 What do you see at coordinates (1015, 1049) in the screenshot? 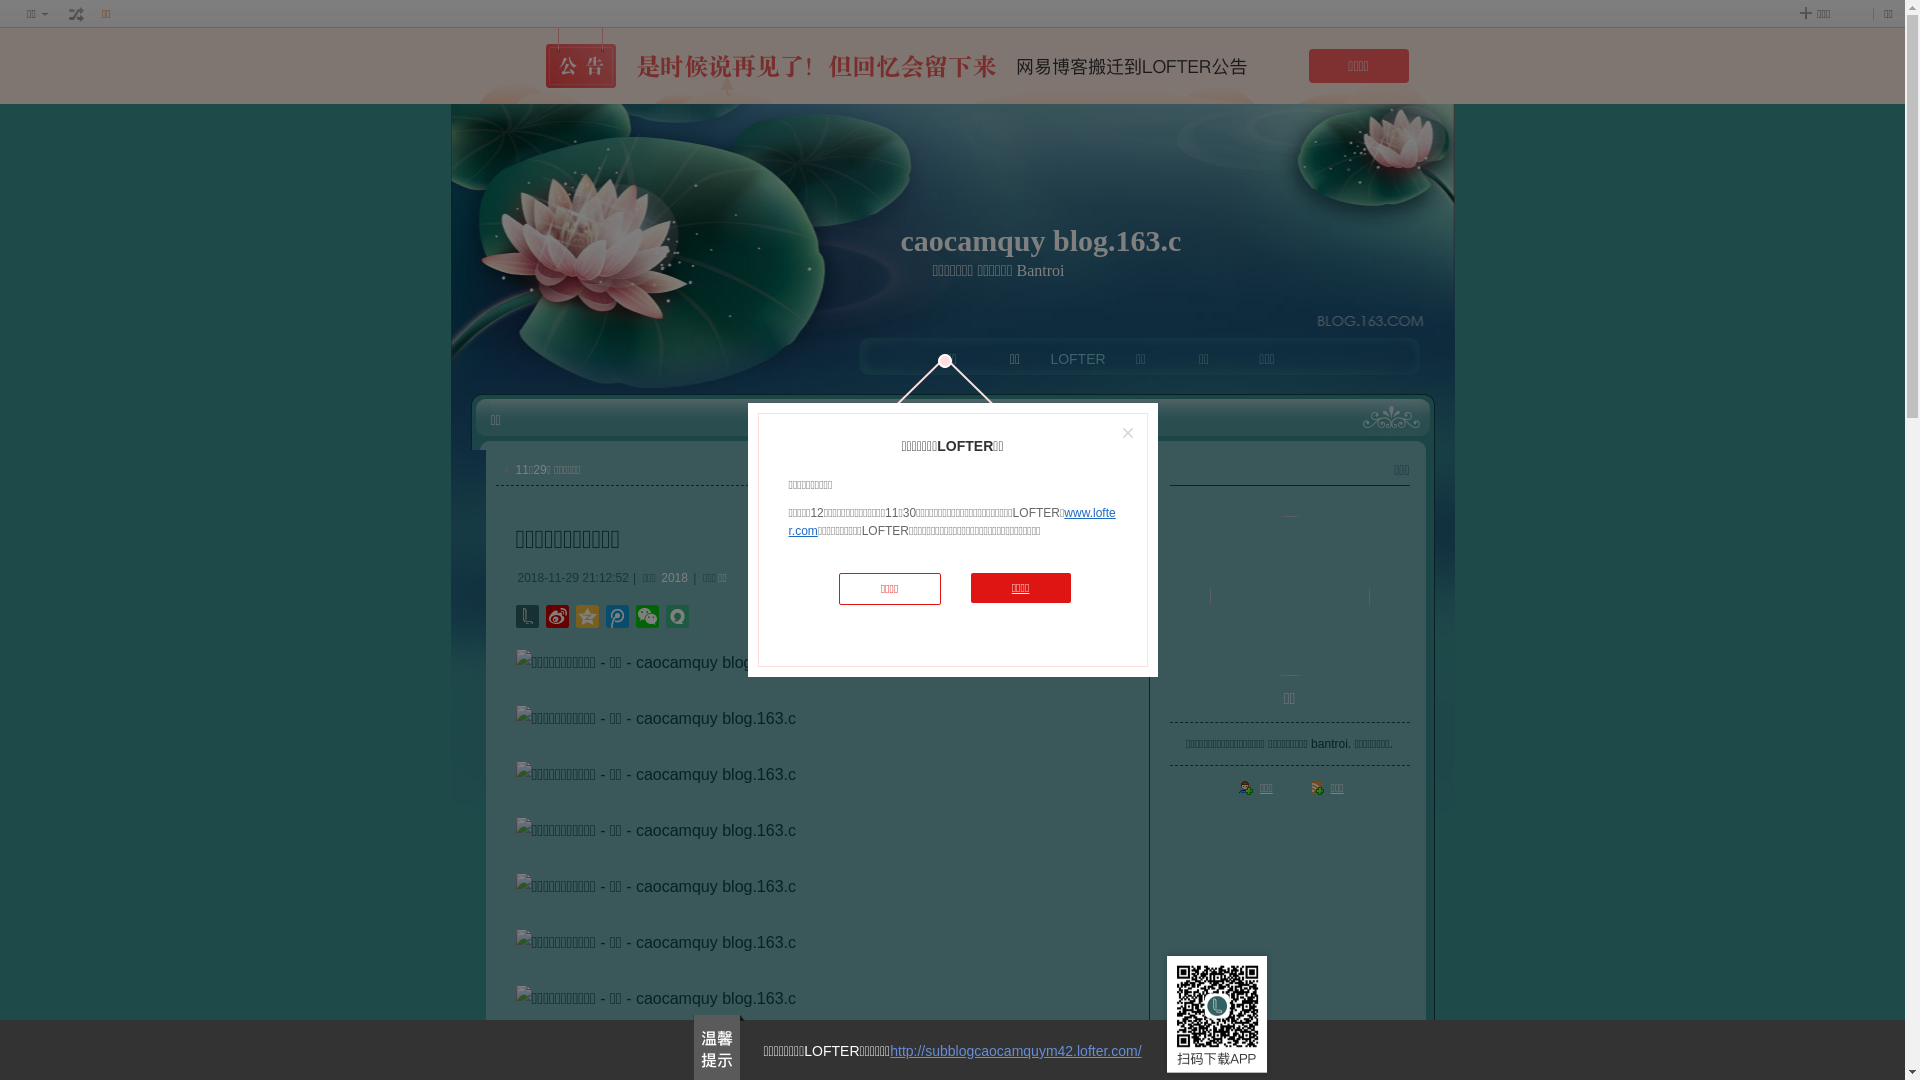
I see `'http://subblogcaocamquym42.lofter.com/'` at bounding box center [1015, 1049].